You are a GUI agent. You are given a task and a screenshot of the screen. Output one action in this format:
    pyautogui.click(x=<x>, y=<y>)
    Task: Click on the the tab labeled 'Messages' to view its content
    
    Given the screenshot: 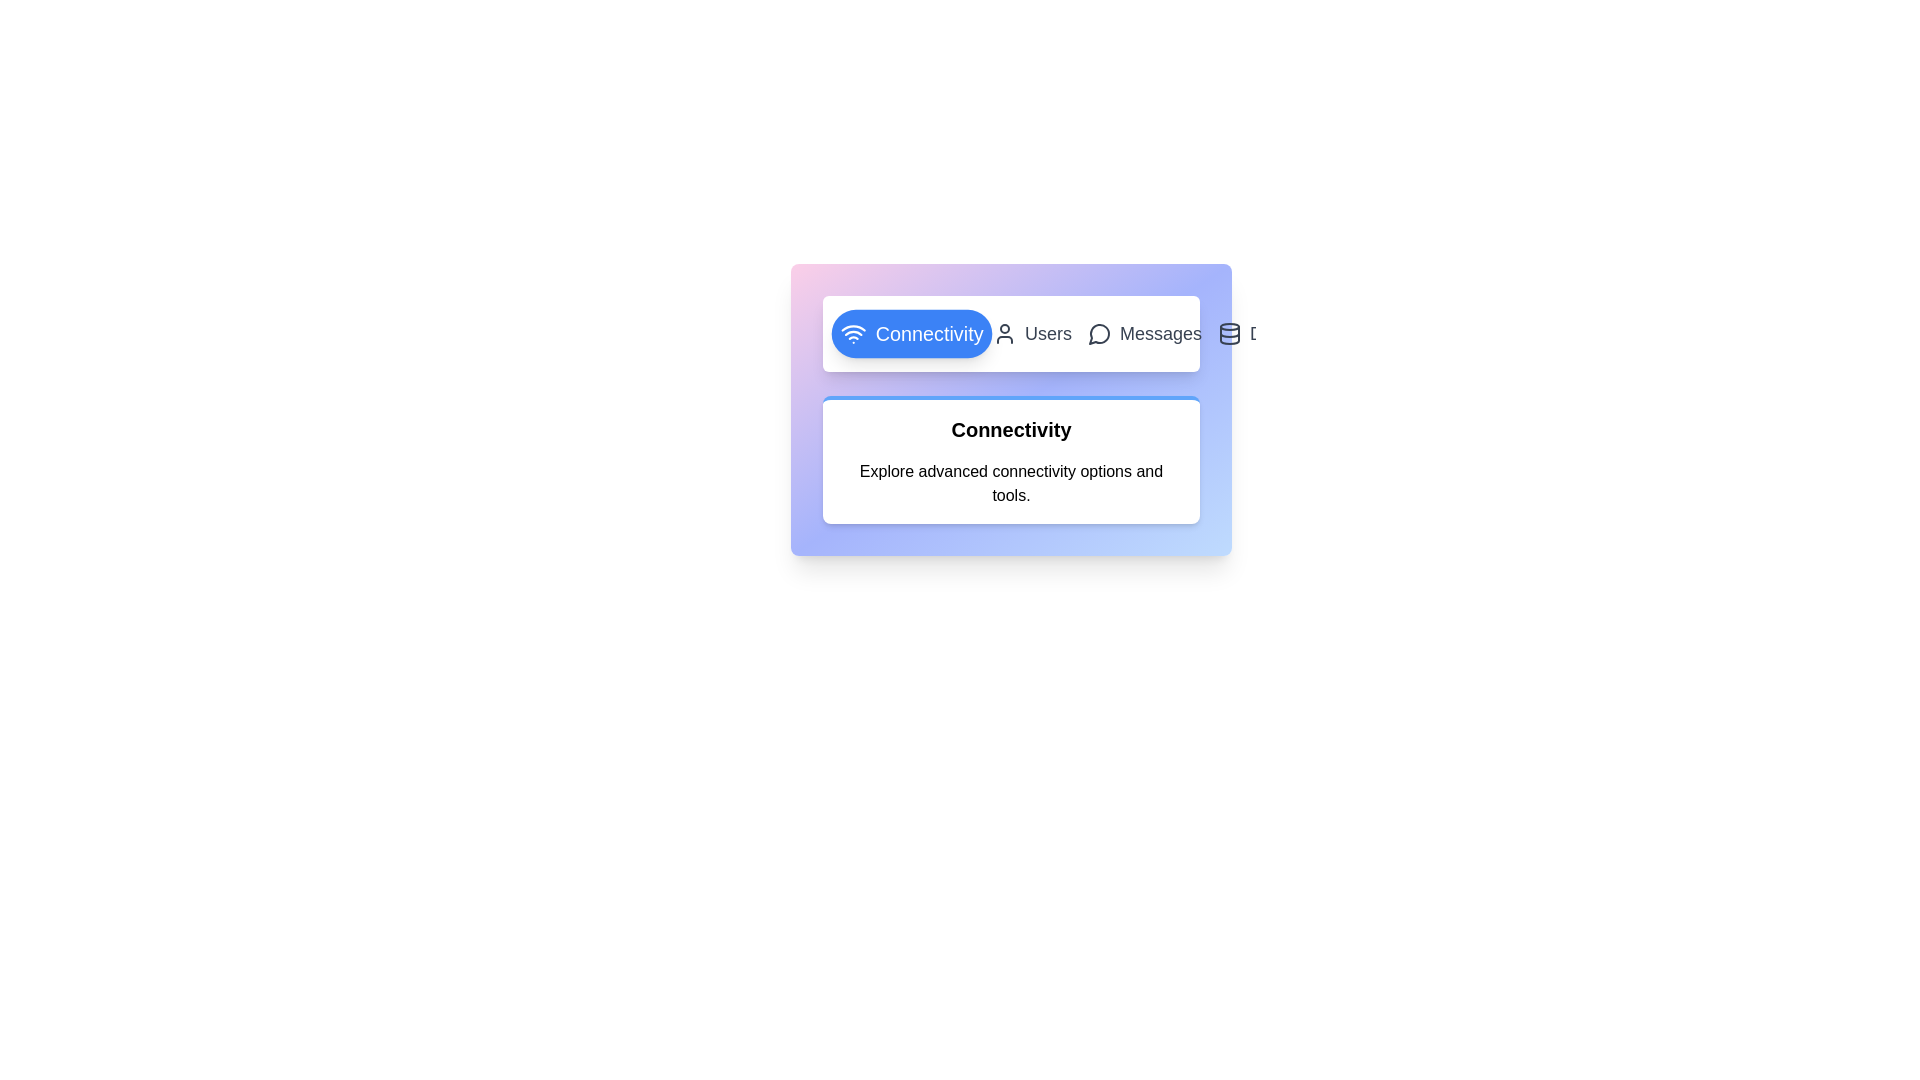 What is the action you would take?
    pyautogui.click(x=1145, y=333)
    